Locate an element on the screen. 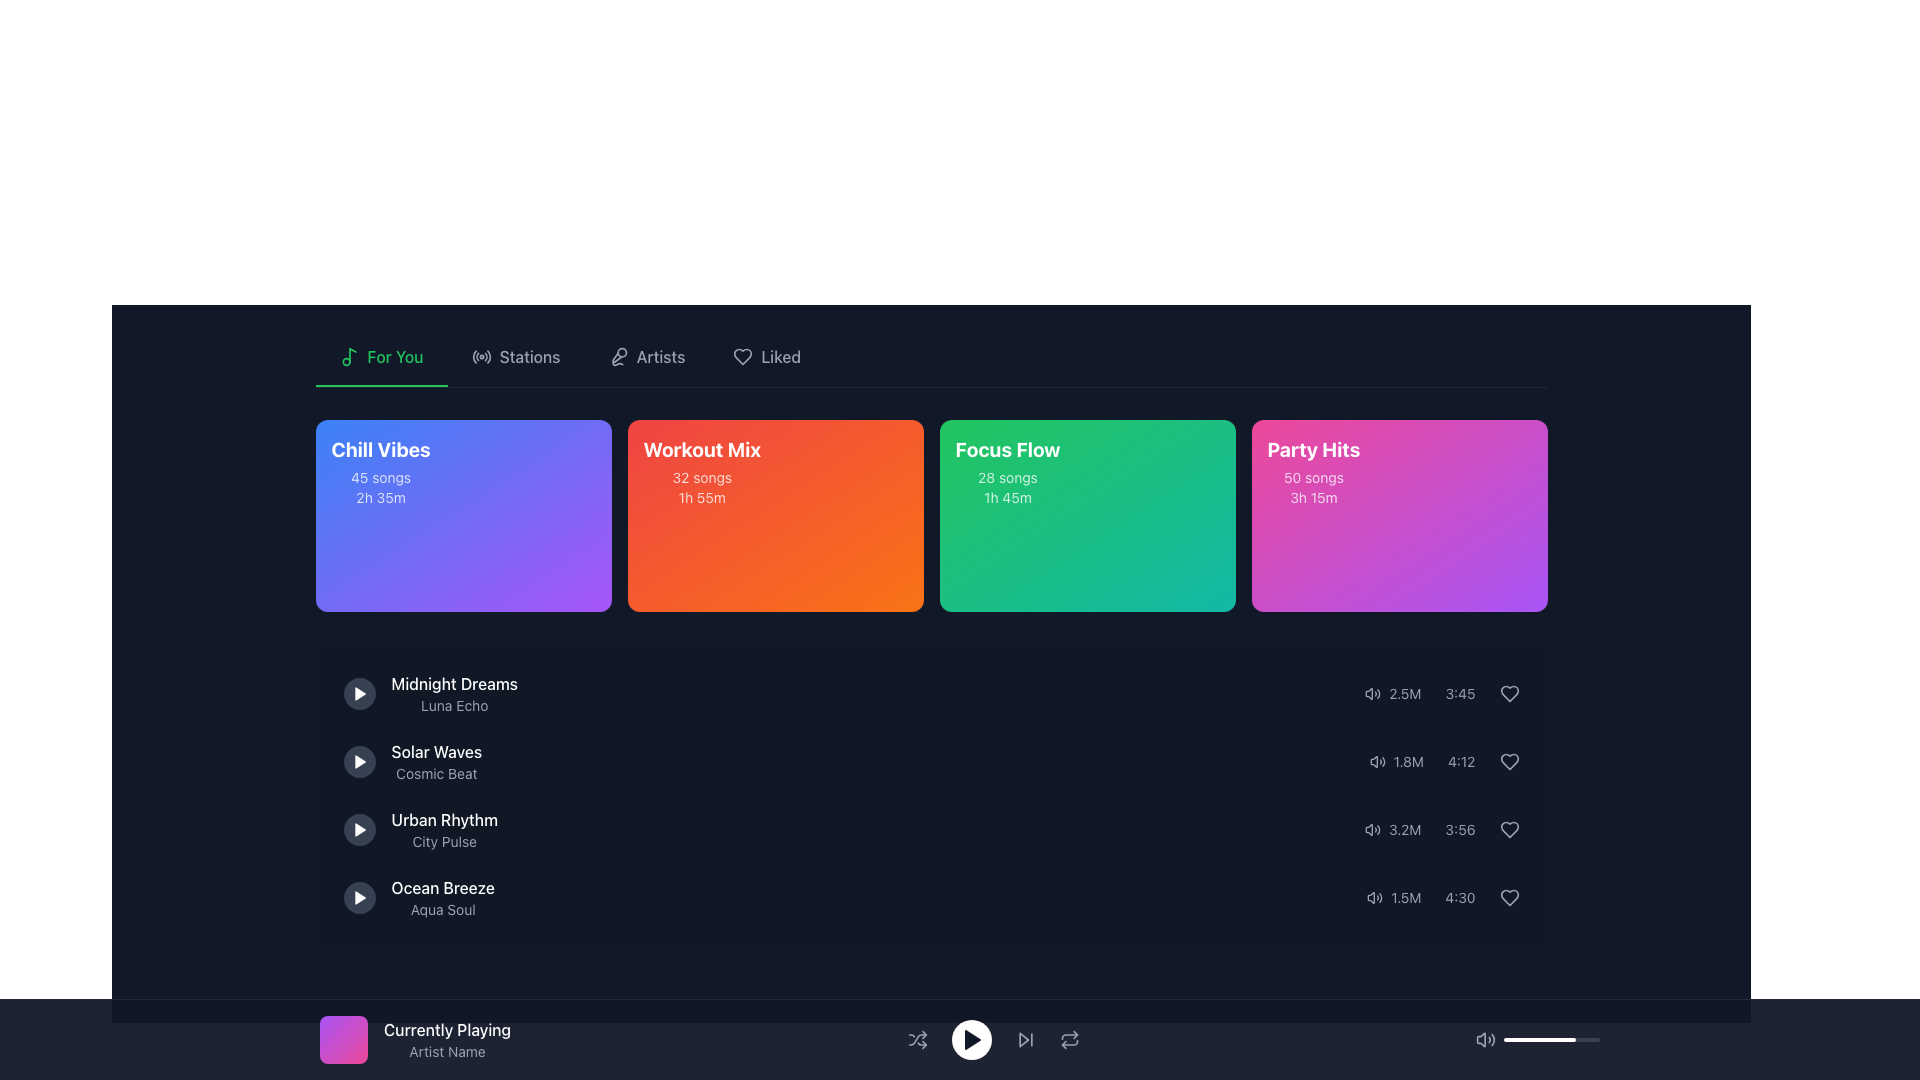 The width and height of the screenshot is (1920, 1080). the volume is located at coordinates (1506, 1039).